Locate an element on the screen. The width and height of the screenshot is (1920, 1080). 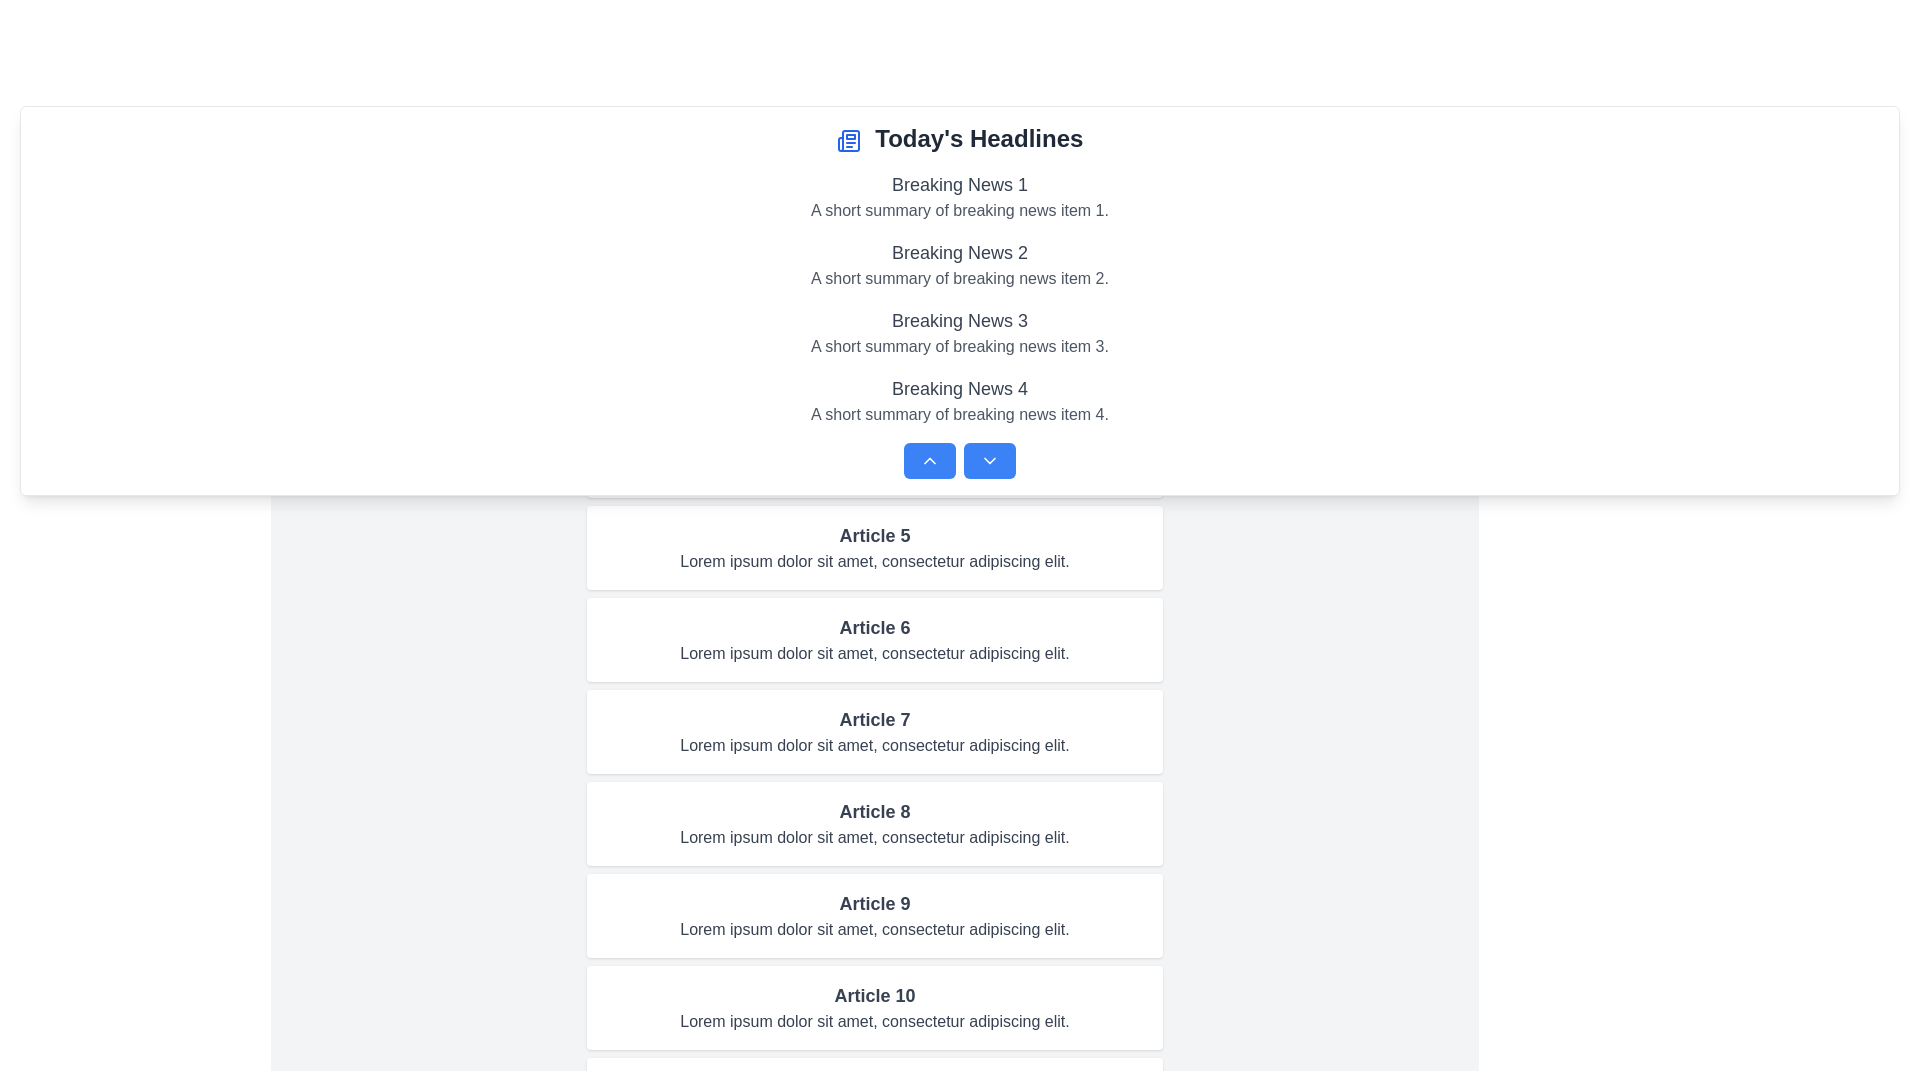
the textual block displaying the headline 'Breaking News 4' and summary 'A short summary of breaking news item 4', which is the fourth entry under 'Today's Headlines' is located at coordinates (960, 401).